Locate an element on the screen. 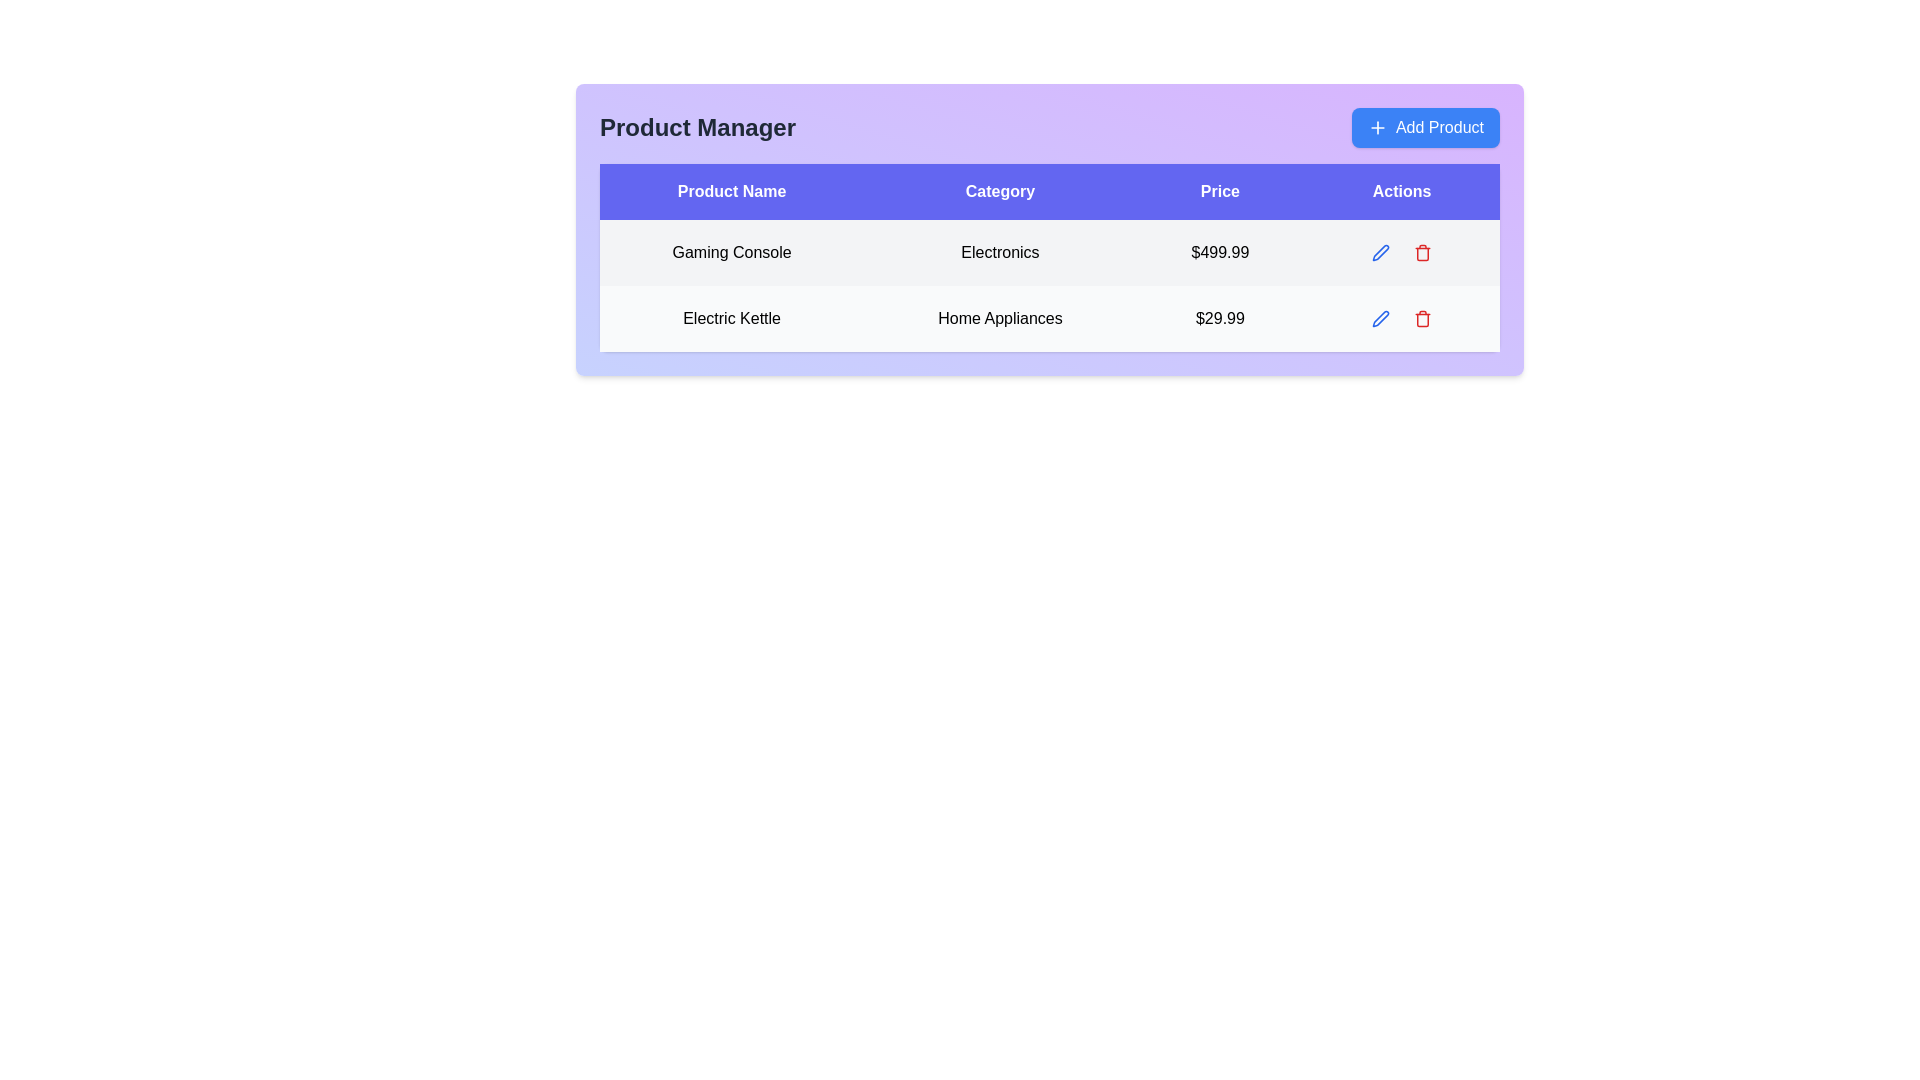 The height and width of the screenshot is (1080, 1920). the 'Home Appliances' text label in the second row of the table, which is centrally aligned in the 'Category' column, between 'Electric Kettle' and '$29.99' is located at coordinates (1000, 318).